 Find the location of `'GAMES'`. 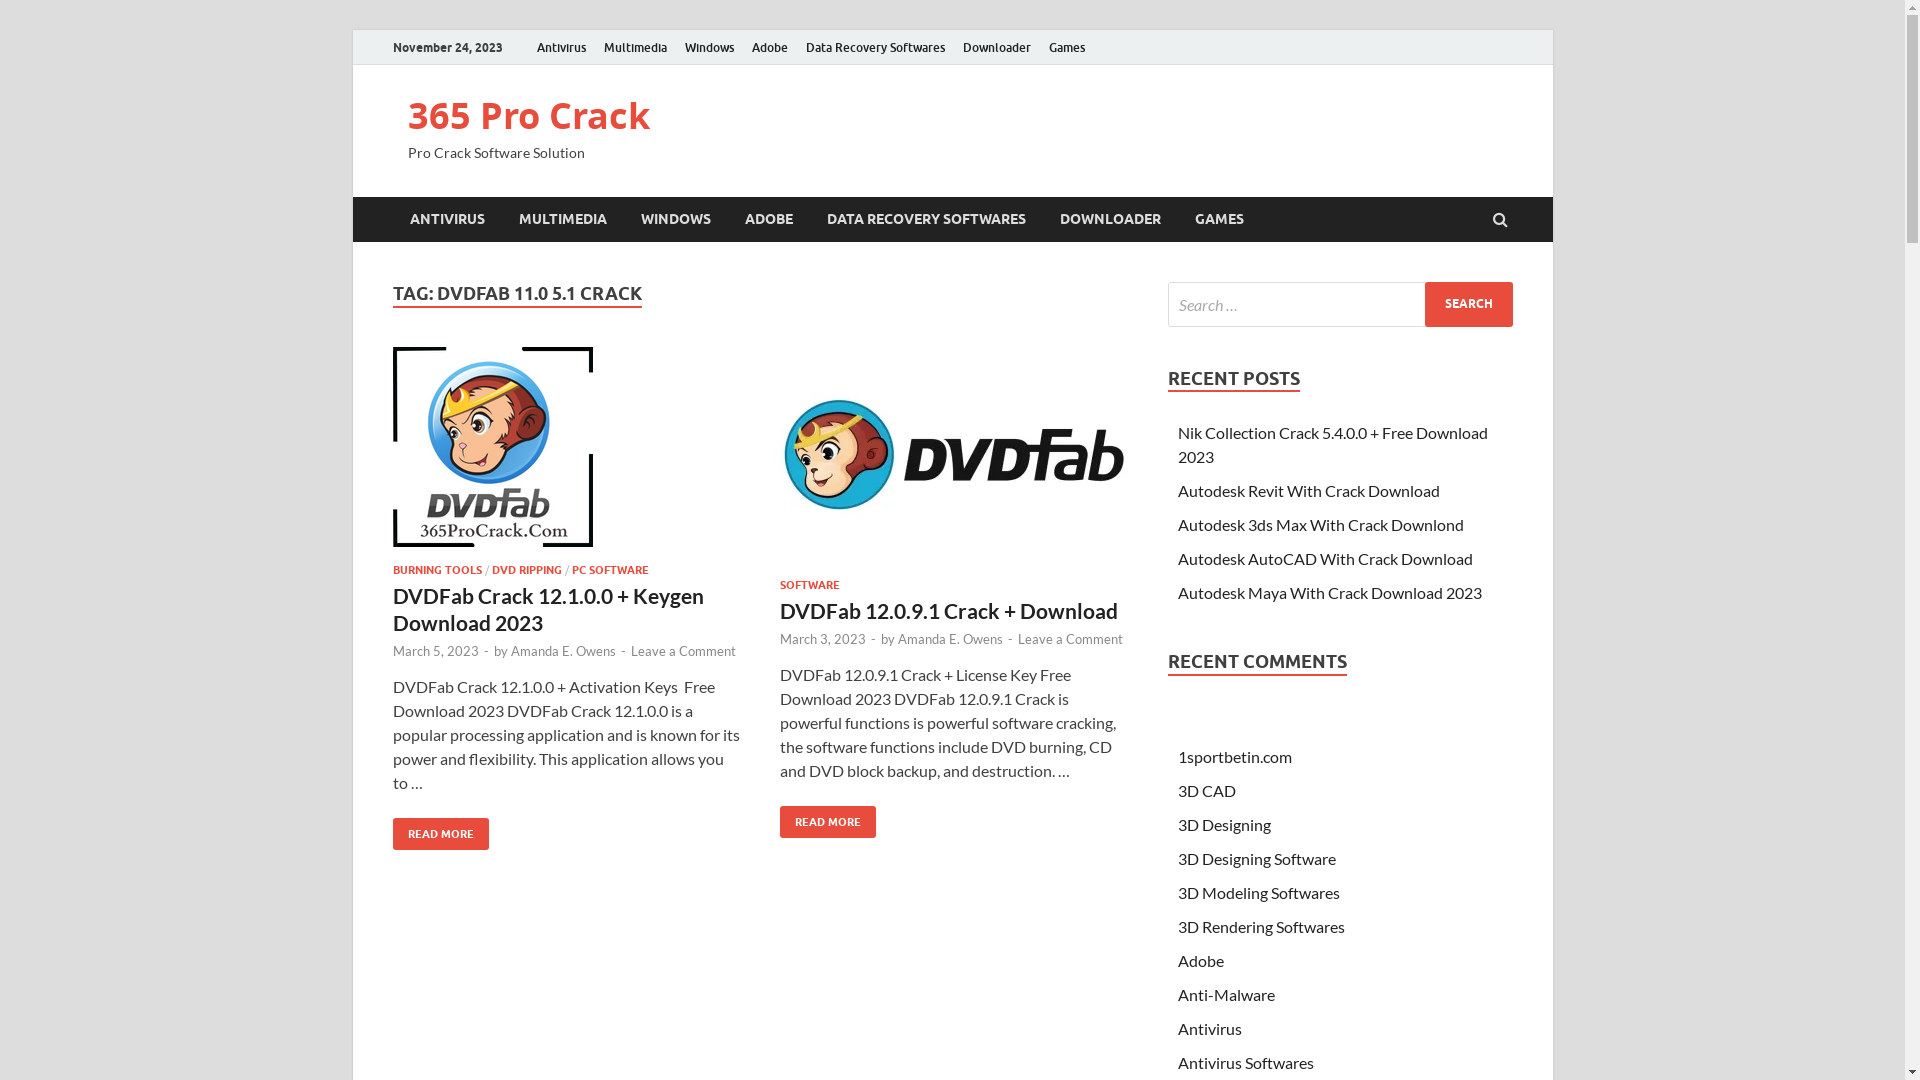

'GAMES' is located at coordinates (1218, 219).